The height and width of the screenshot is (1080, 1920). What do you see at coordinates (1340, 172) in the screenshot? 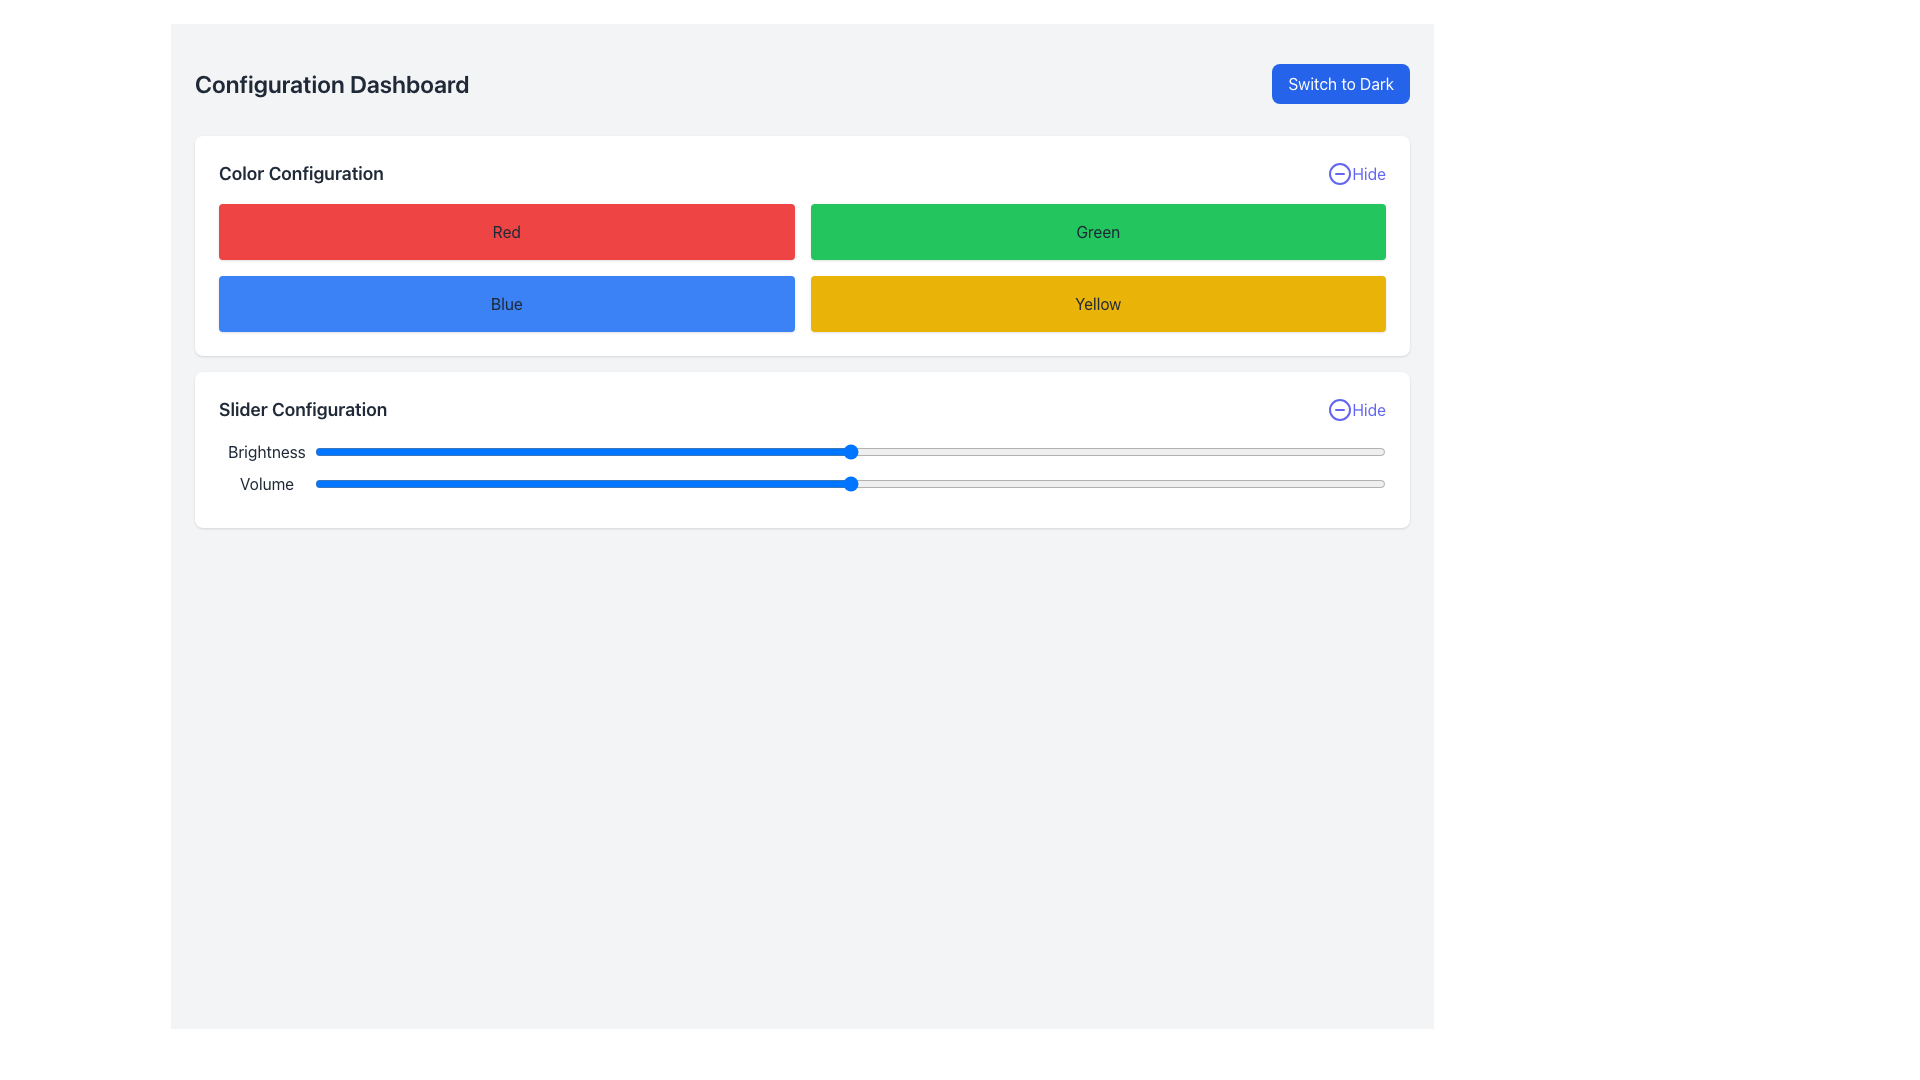
I see `the circular minus icon located to the left of the 'Hide' text in the 'Hide' button group within the 'Color Configuration' section` at bounding box center [1340, 172].